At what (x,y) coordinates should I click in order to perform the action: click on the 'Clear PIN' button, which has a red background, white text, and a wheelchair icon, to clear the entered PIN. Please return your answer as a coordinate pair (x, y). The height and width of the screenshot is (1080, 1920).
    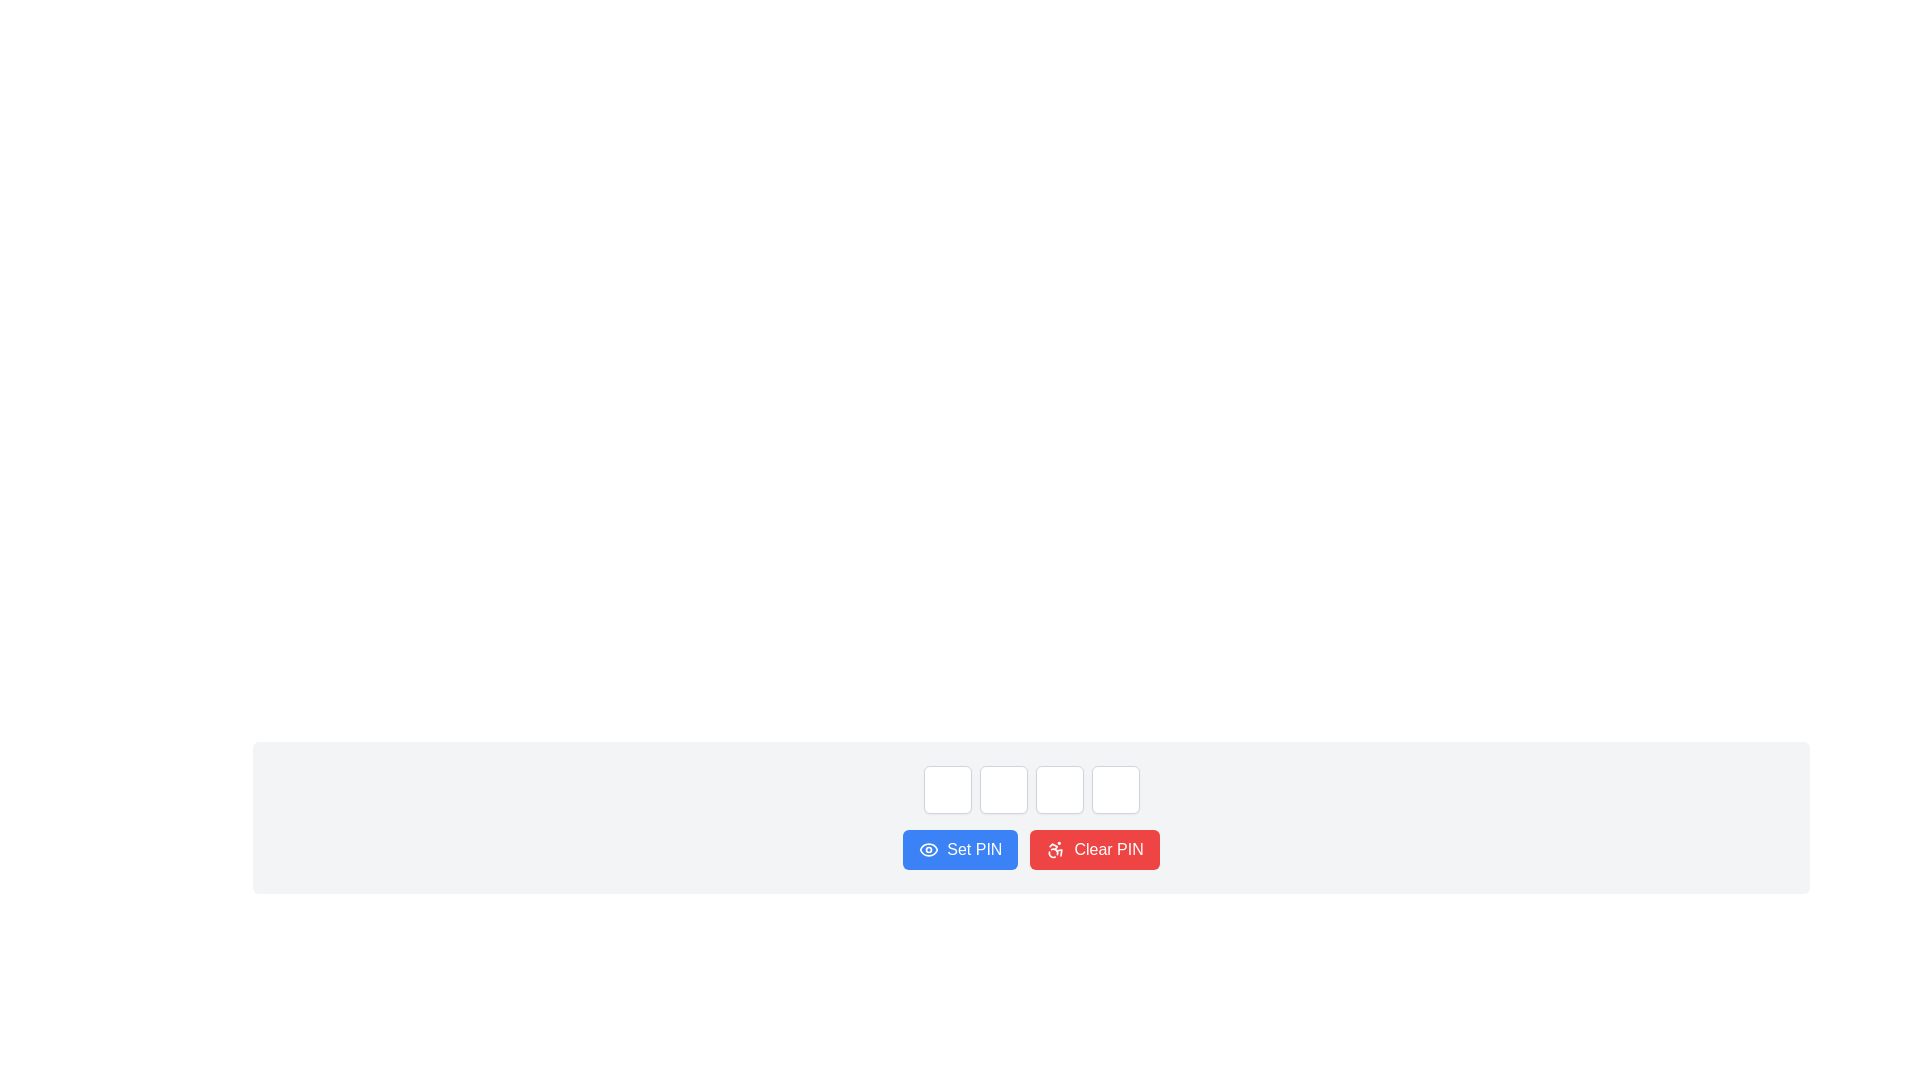
    Looking at the image, I should click on (1093, 849).